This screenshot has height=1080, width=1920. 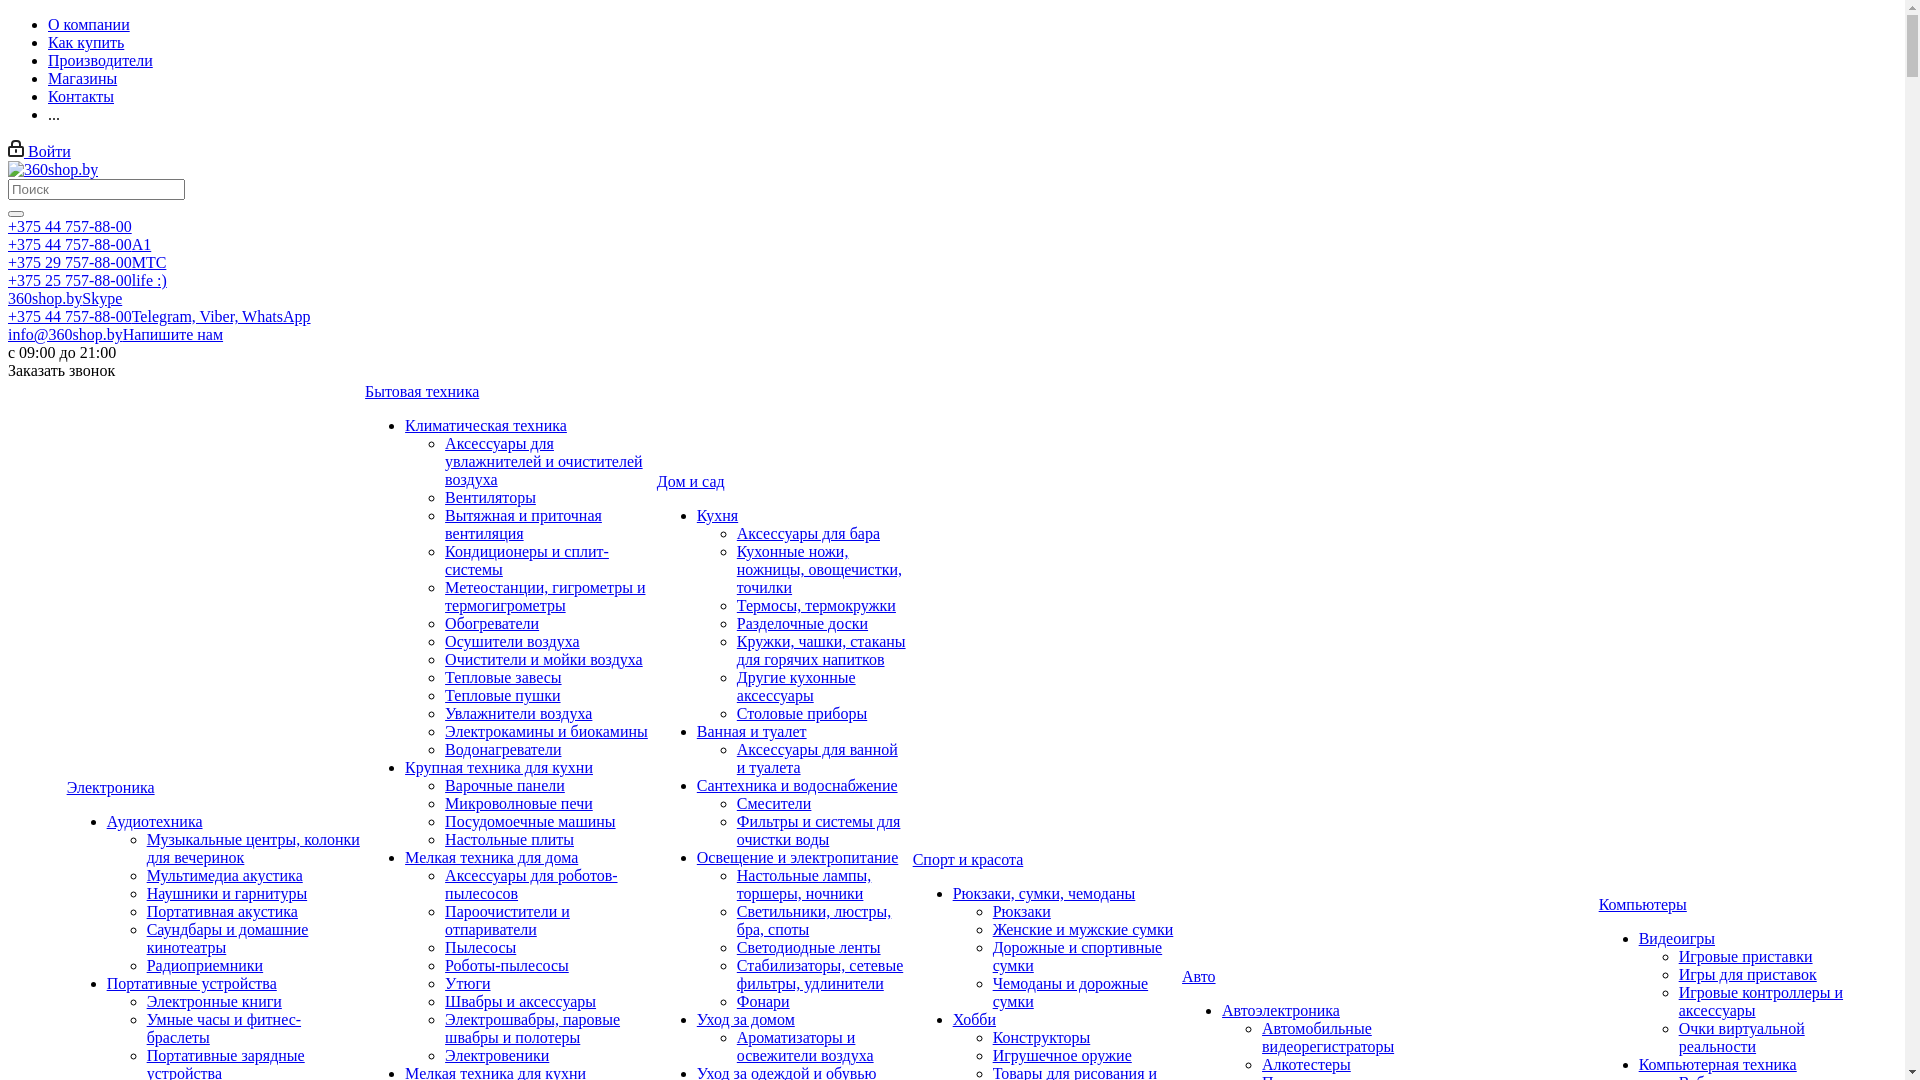 What do you see at coordinates (86, 280) in the screenshot?
I see `'+375 25 757-88-00life :)'` at bounding box center [86, 280].